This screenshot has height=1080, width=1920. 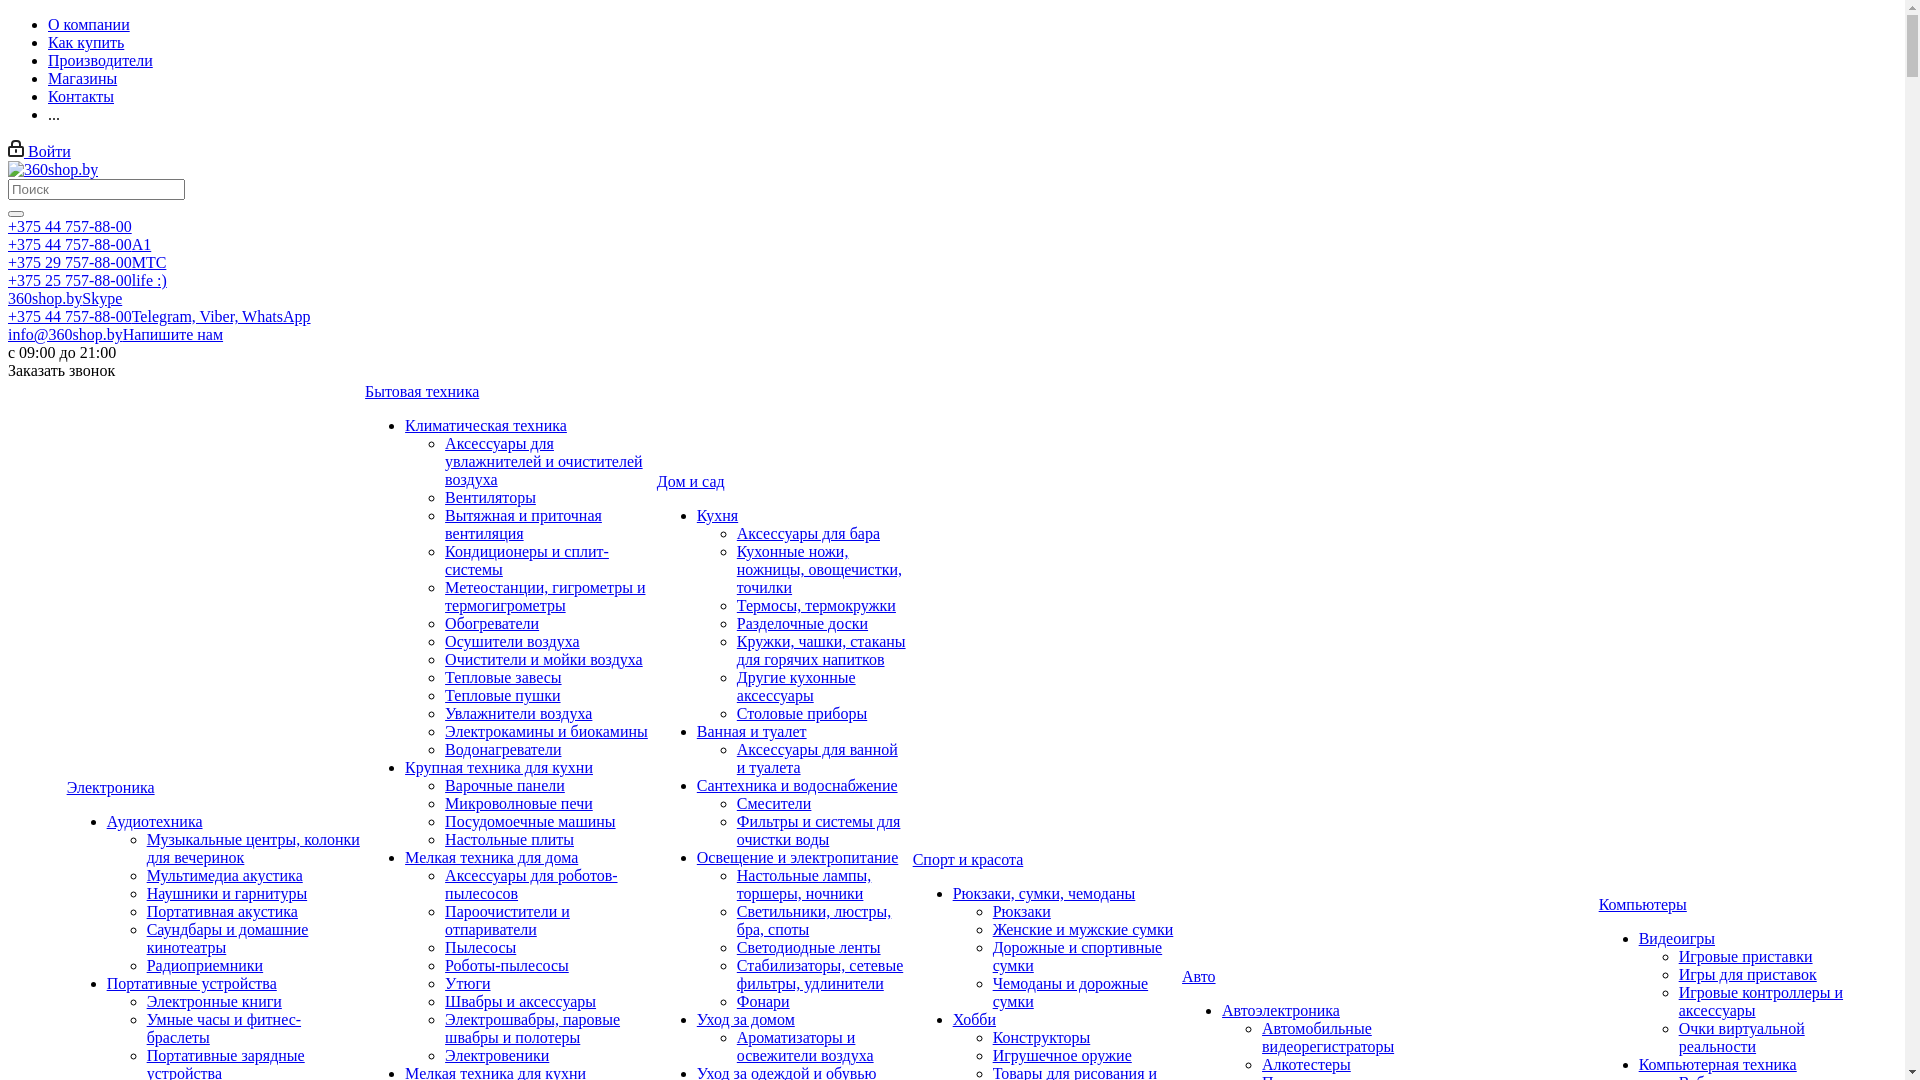 What do you see at coordinates (86, 280) in the screenshot?
I see `'+375 25 757-88-00life :)'` at bounding box center [86, 280].